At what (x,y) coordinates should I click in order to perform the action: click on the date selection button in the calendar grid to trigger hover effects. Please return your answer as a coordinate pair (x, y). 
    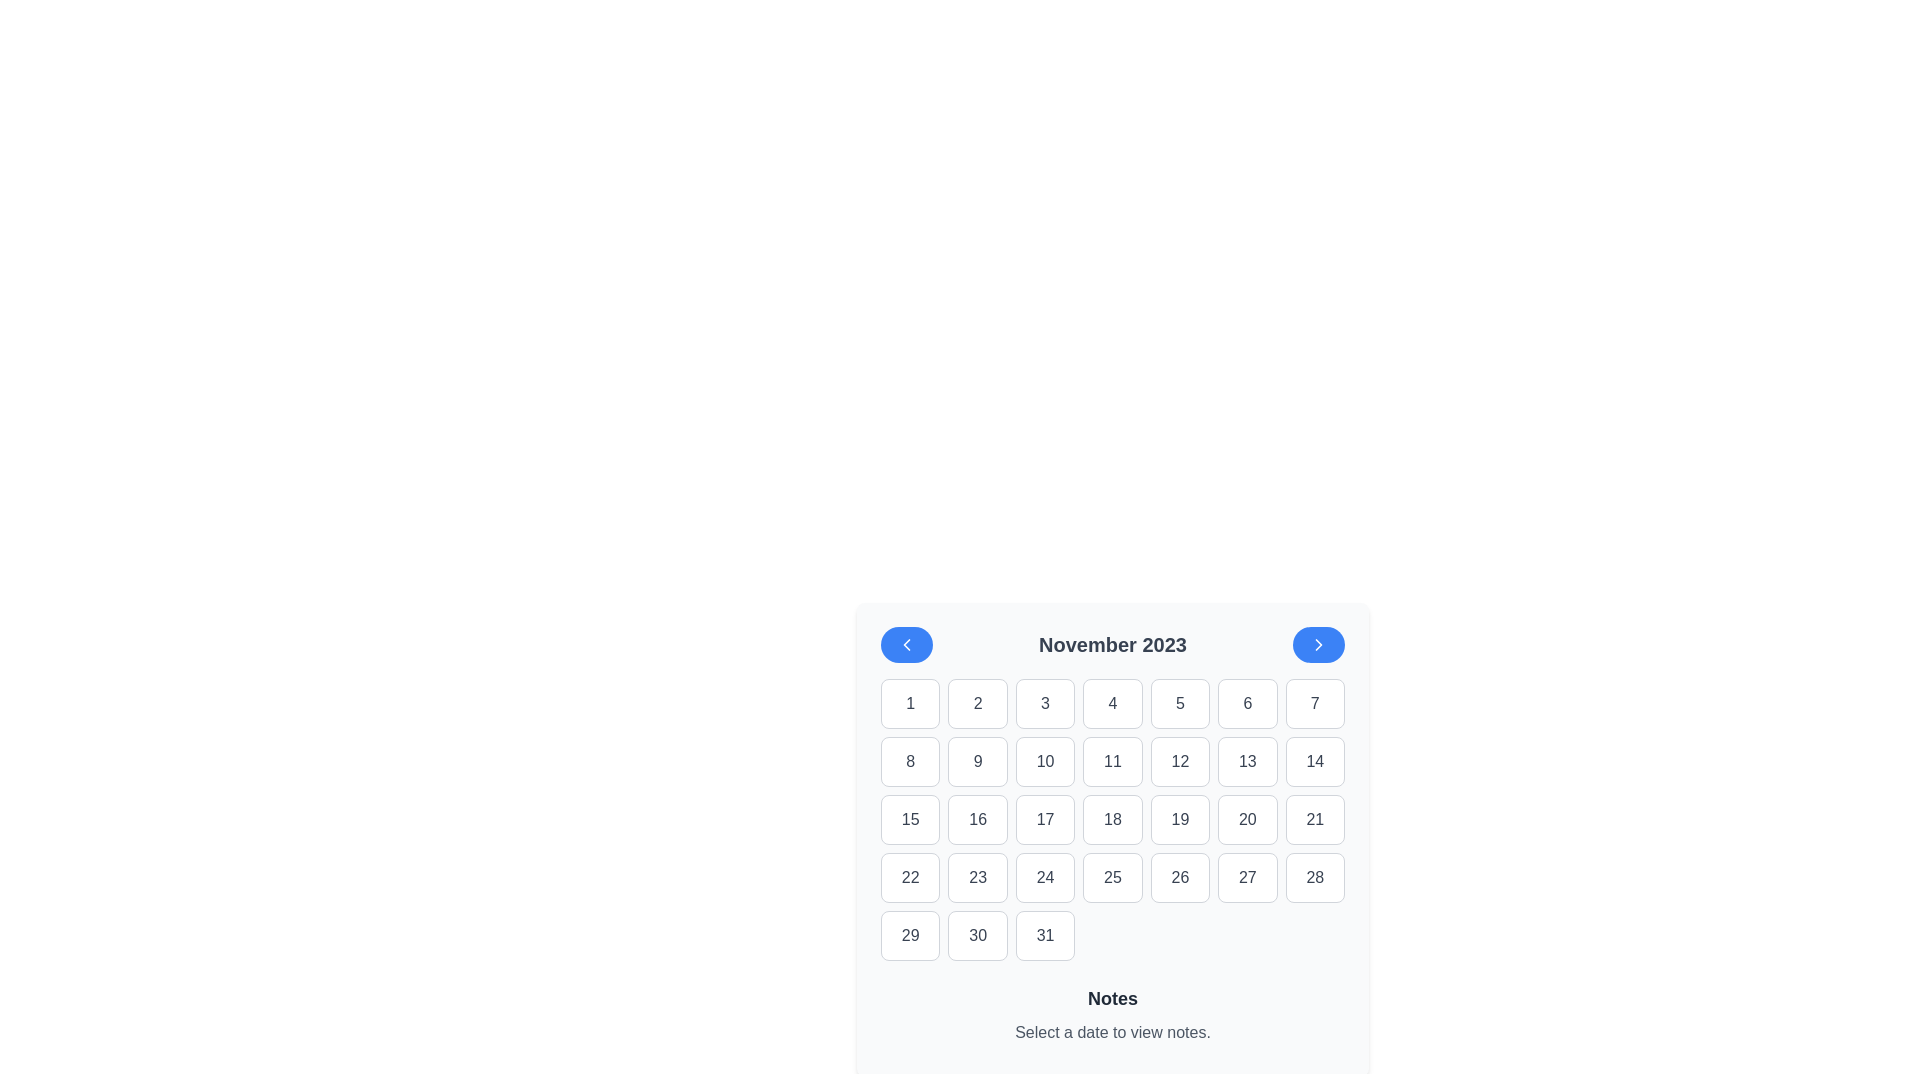
    Looking at the image, I should click on (1180, 820).